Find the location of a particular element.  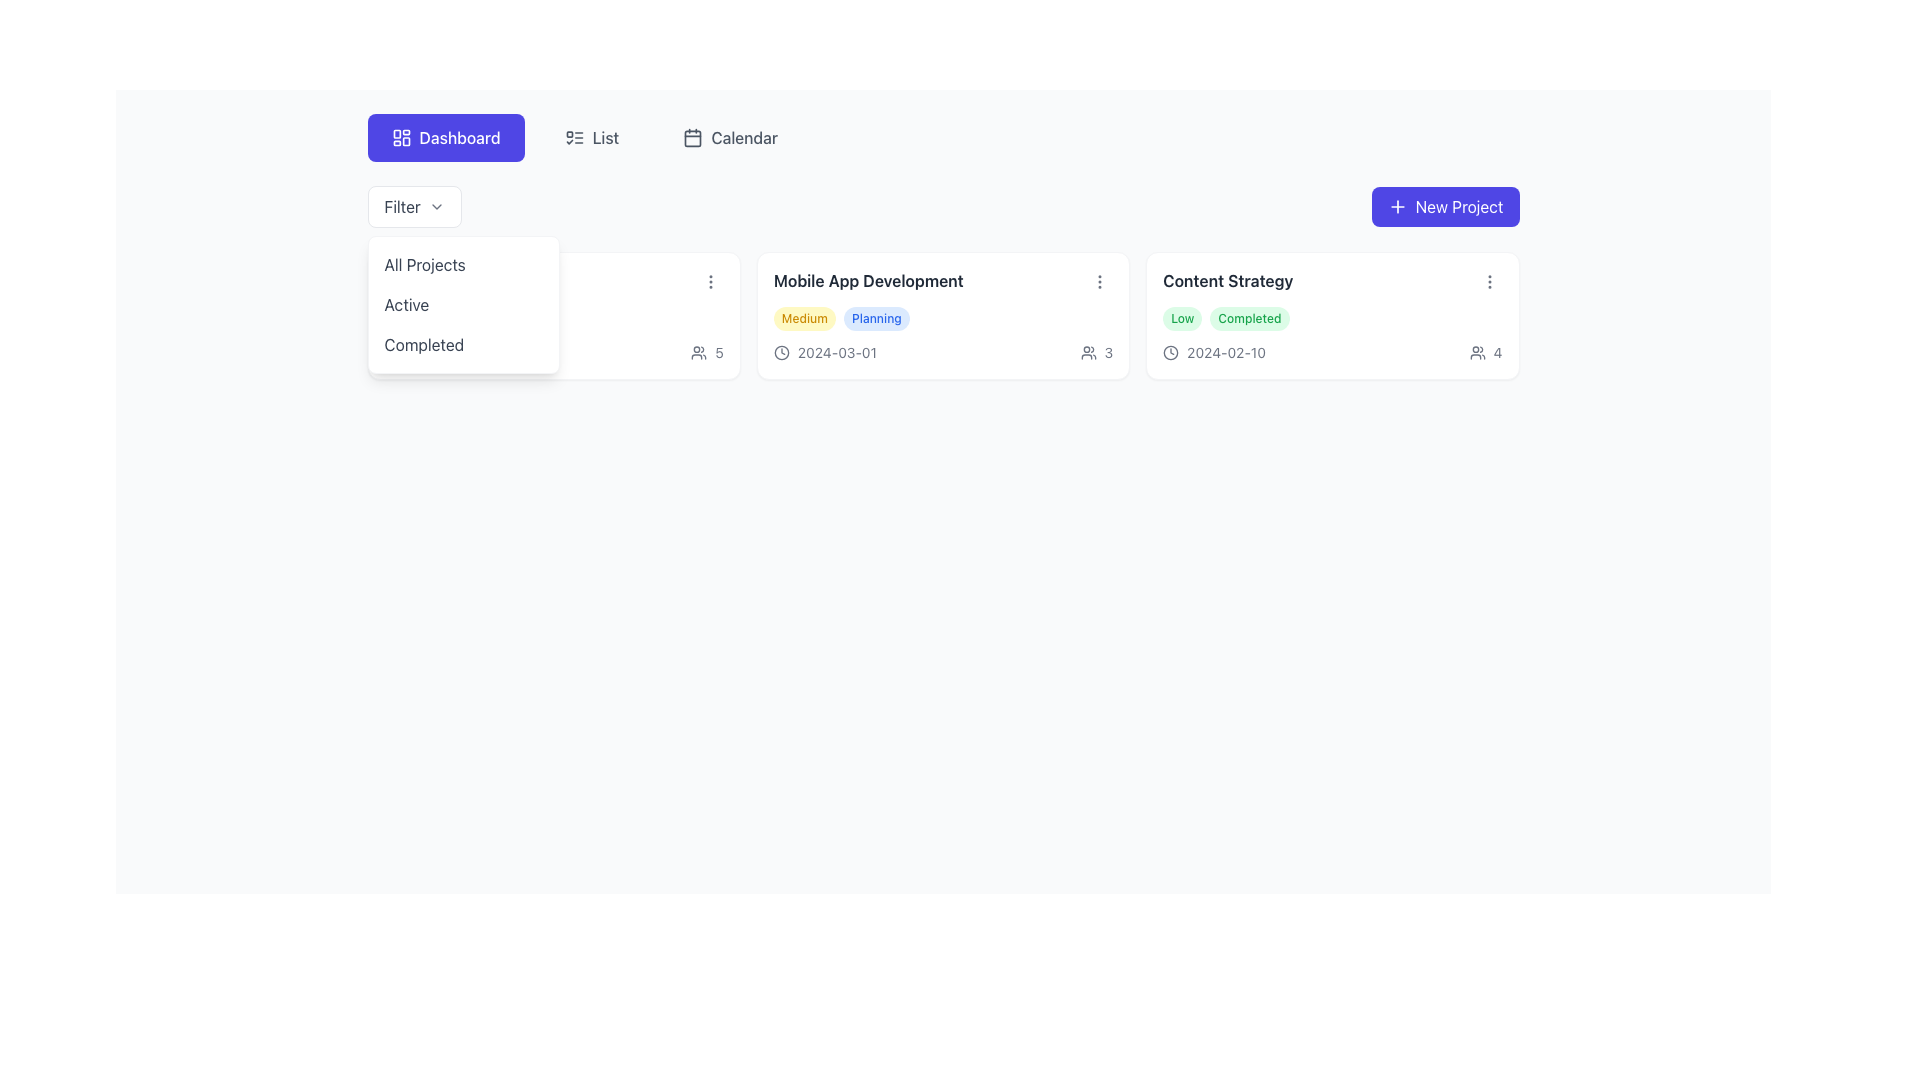

the calendar icon, which is a black-and-white minimalist design with a square outline and a grid, located in the navigation bar to the right of the 'List' button and before the 'Calendar' label is located at coordinates (693, 137).